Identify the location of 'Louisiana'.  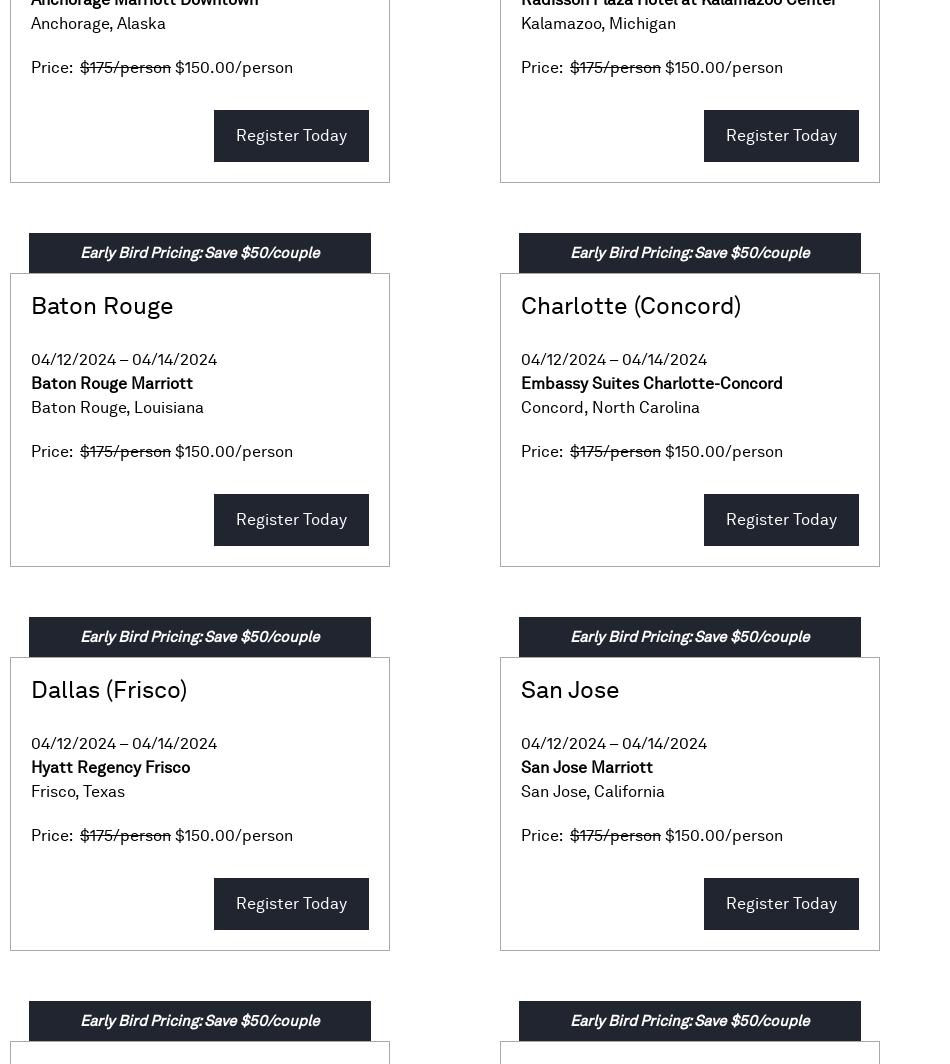
(169, 407).